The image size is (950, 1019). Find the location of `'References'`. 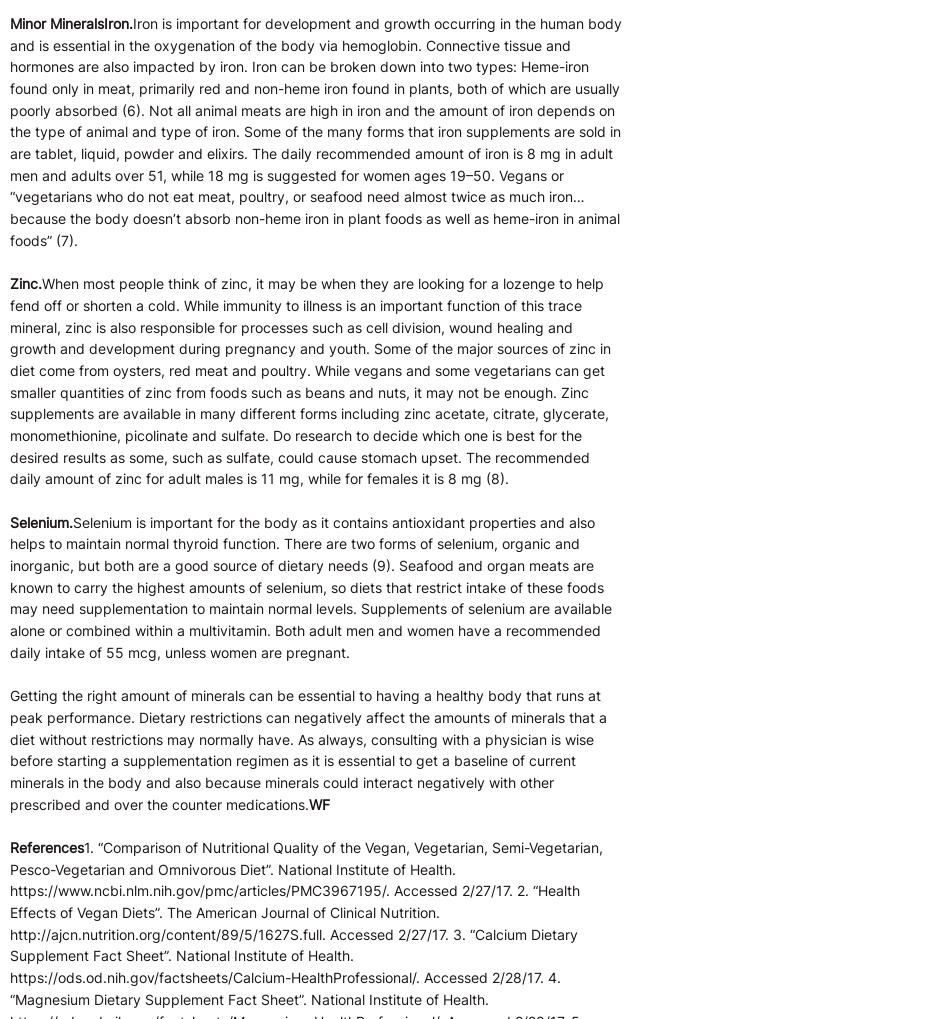

'References' is located at coordinates (47, 846).